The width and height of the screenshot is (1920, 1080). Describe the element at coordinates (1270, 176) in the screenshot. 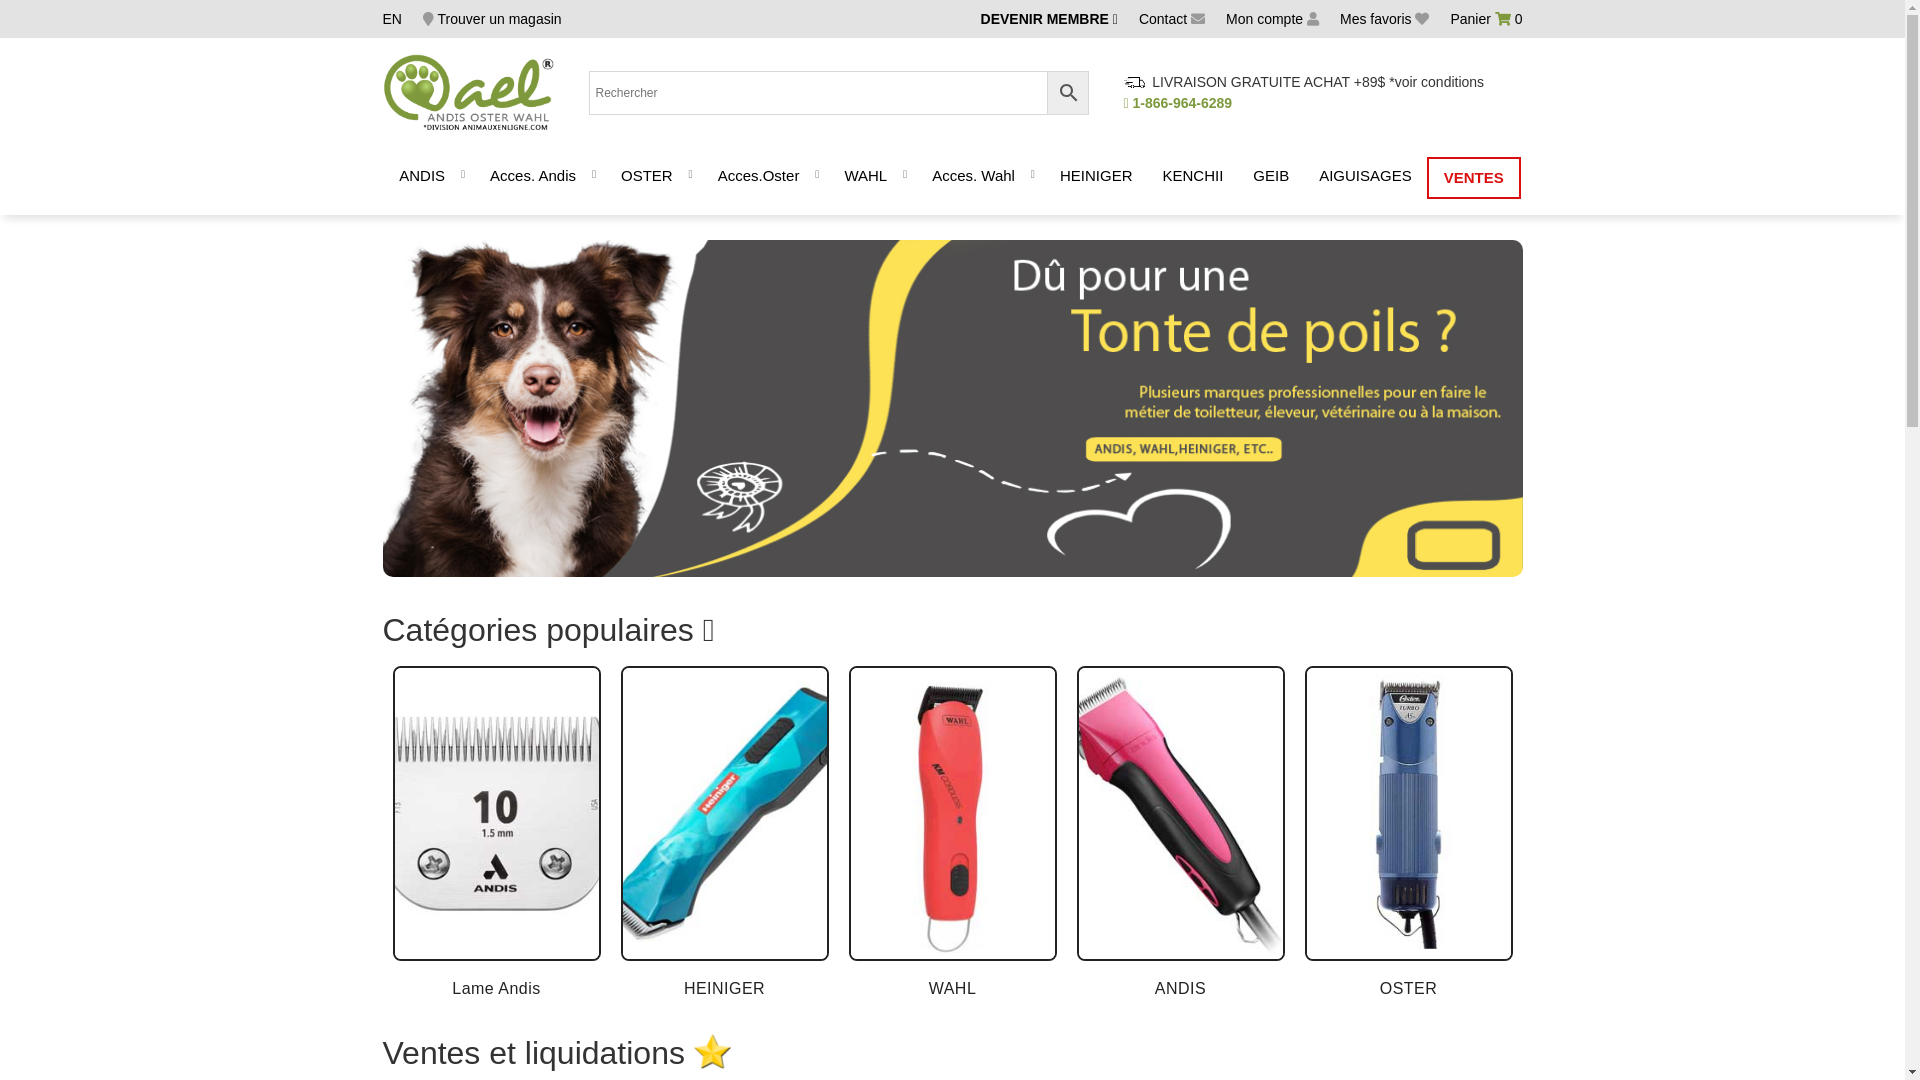

I see `'GEIB'` at that location.